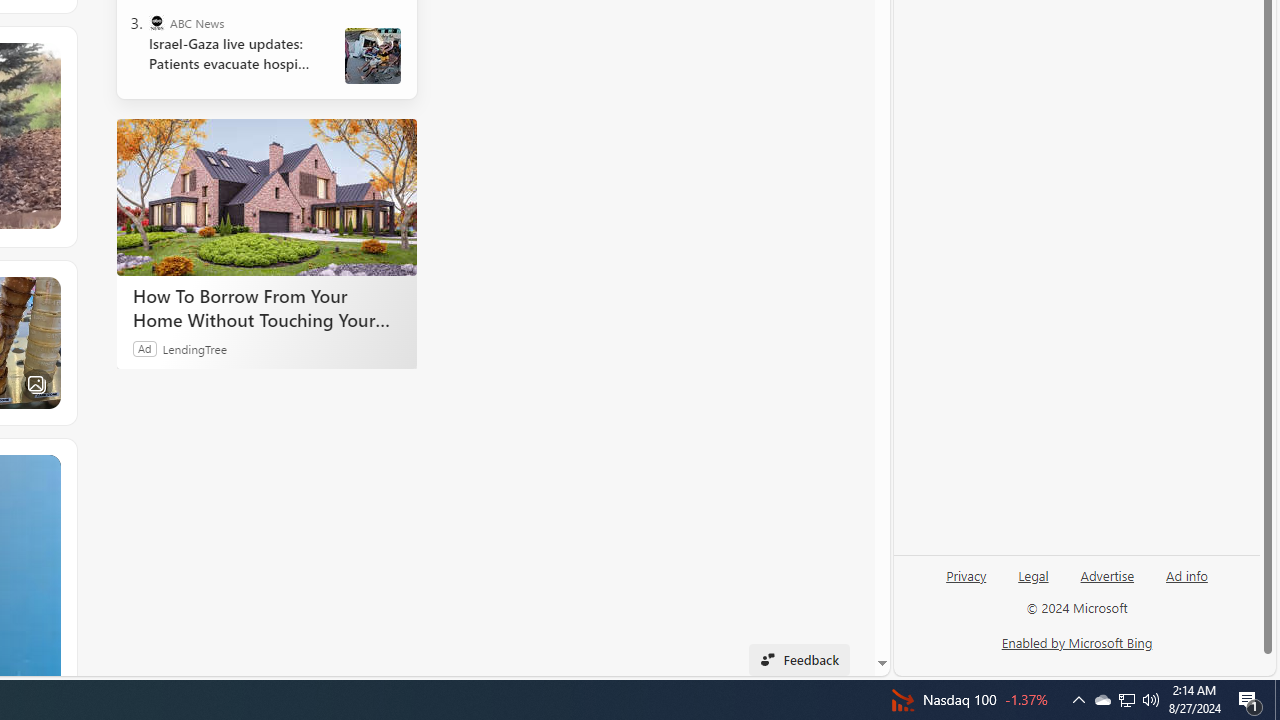 This screenshot has height=720, width=1280. Describe the element at coordinates (155, 23) in the screenshot. I see `'ABC News'` at that location.